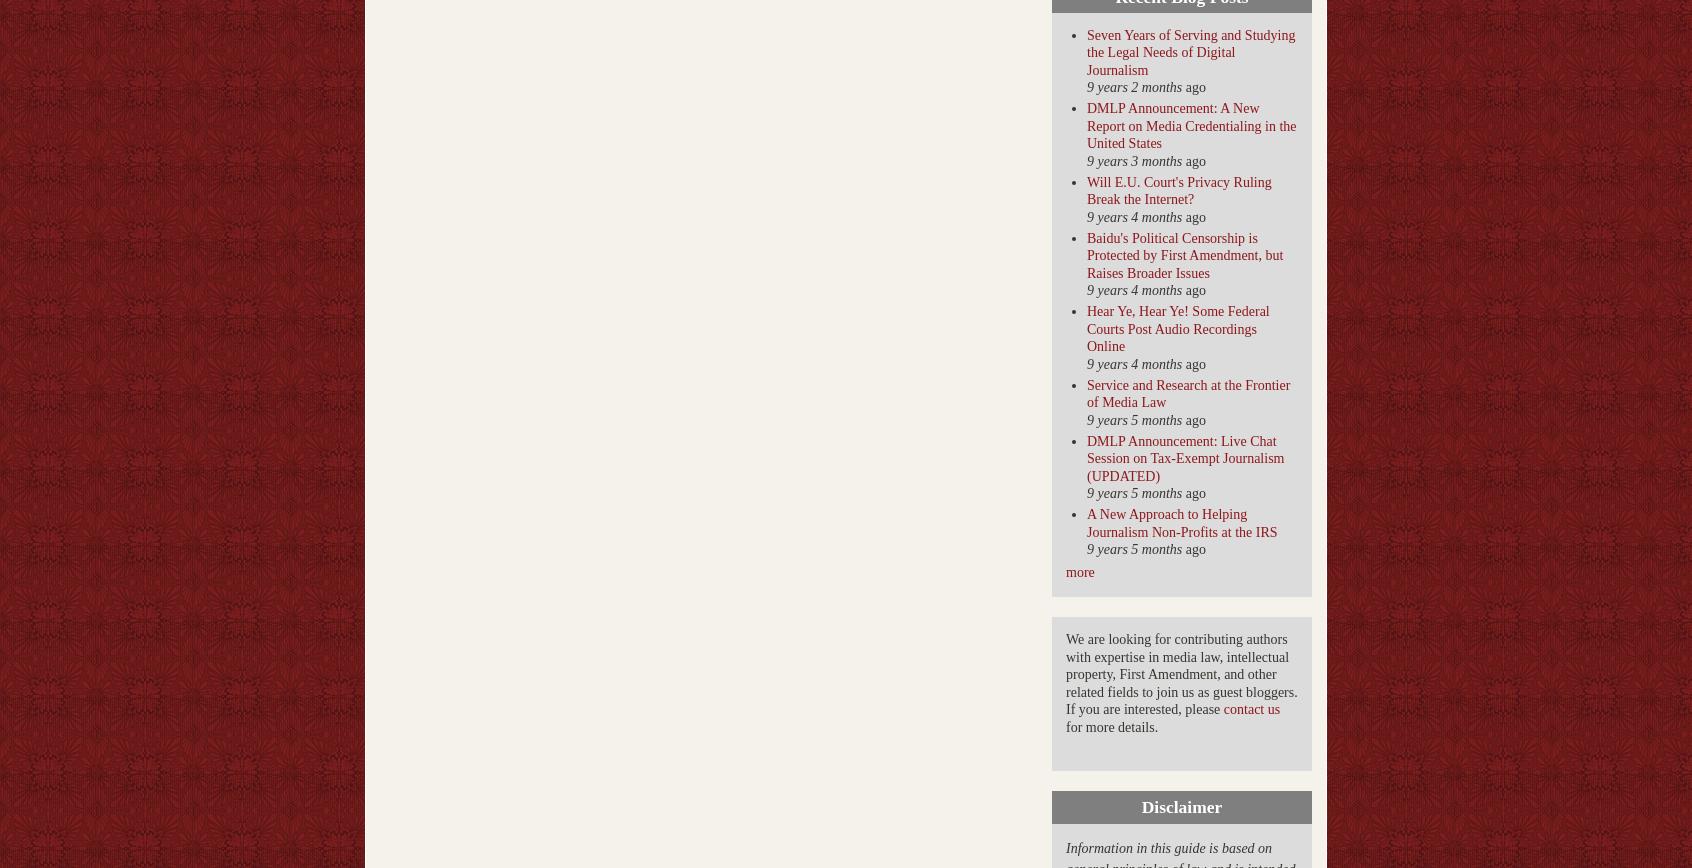  Describe the element at coordinates (1180, 674) in the screenshot. I see `'We are looking for contributing authors with expertise in media law, intellectual property, First Amendment, and other related fields to join us as guest bloggers. If you are interested, please'` at that location.